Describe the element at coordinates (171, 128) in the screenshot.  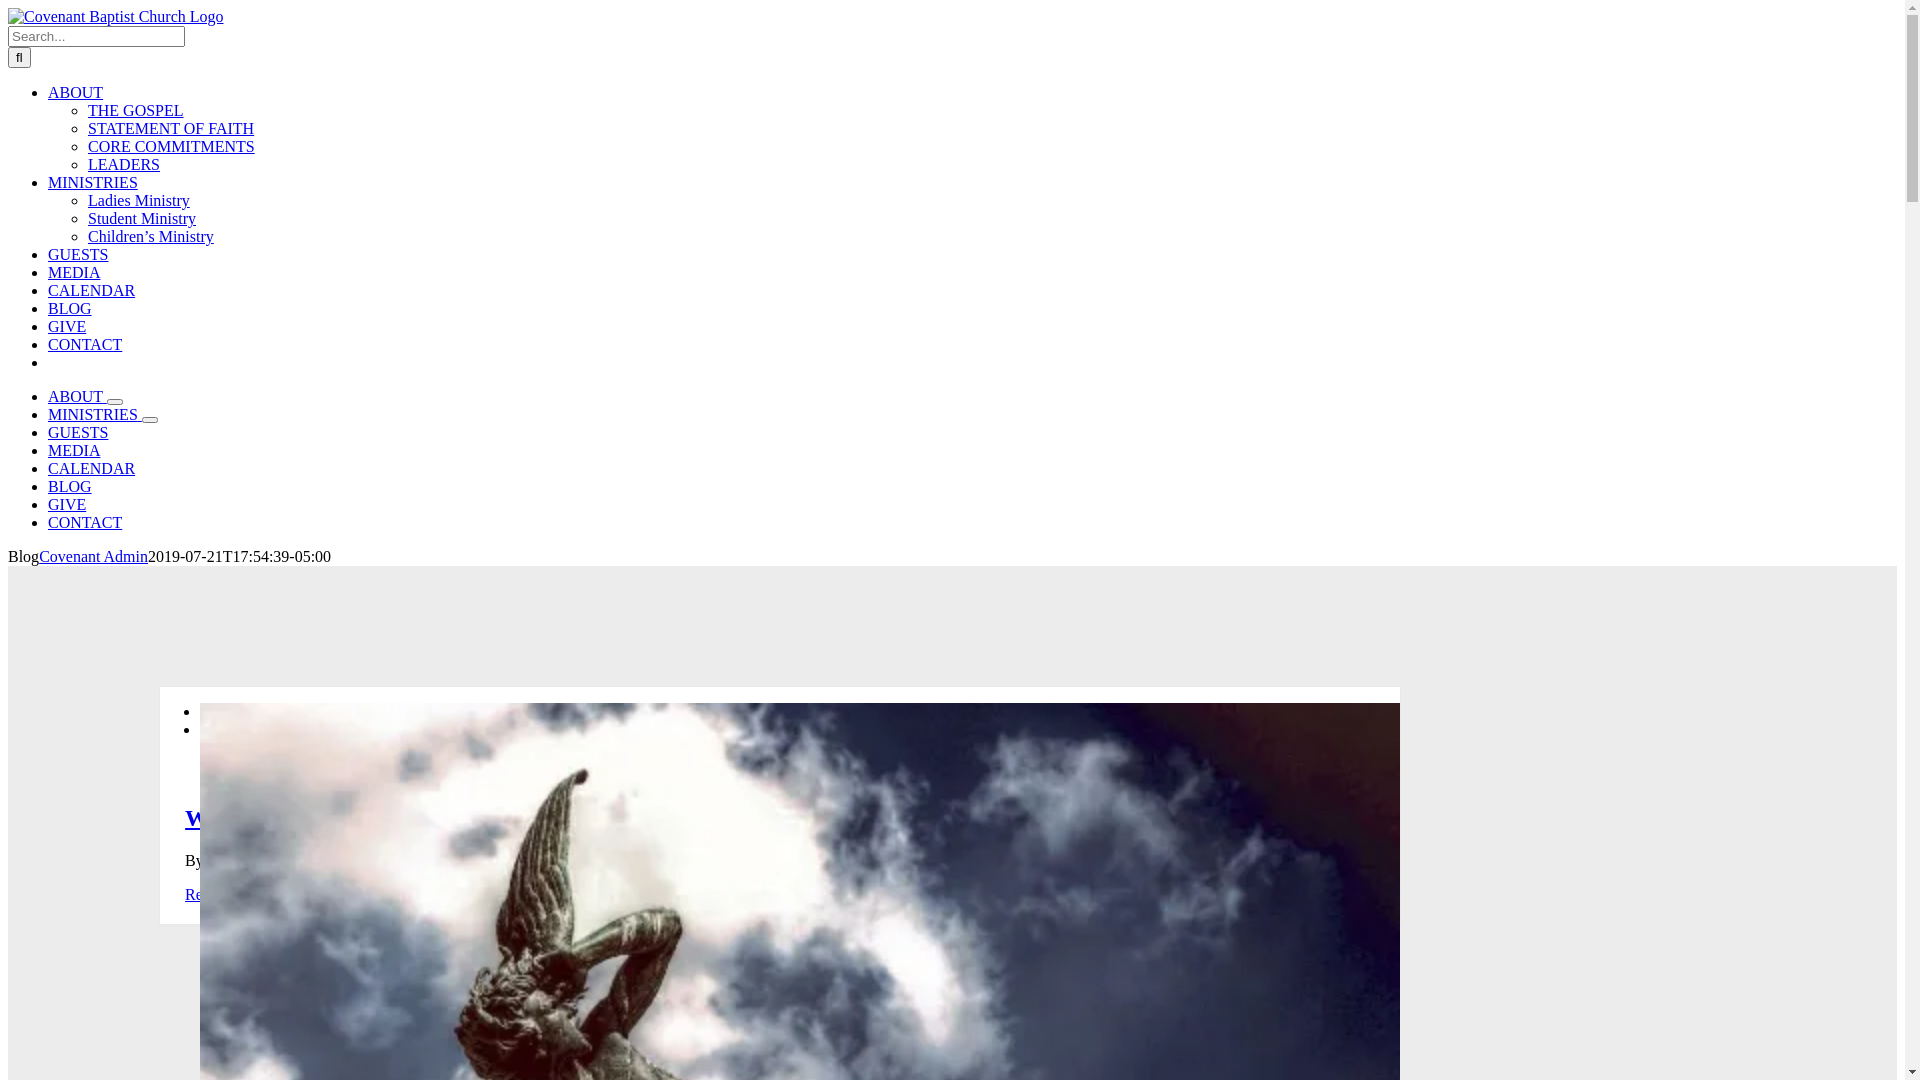
I see `'STATEMENT OF FAITH'` at that location.